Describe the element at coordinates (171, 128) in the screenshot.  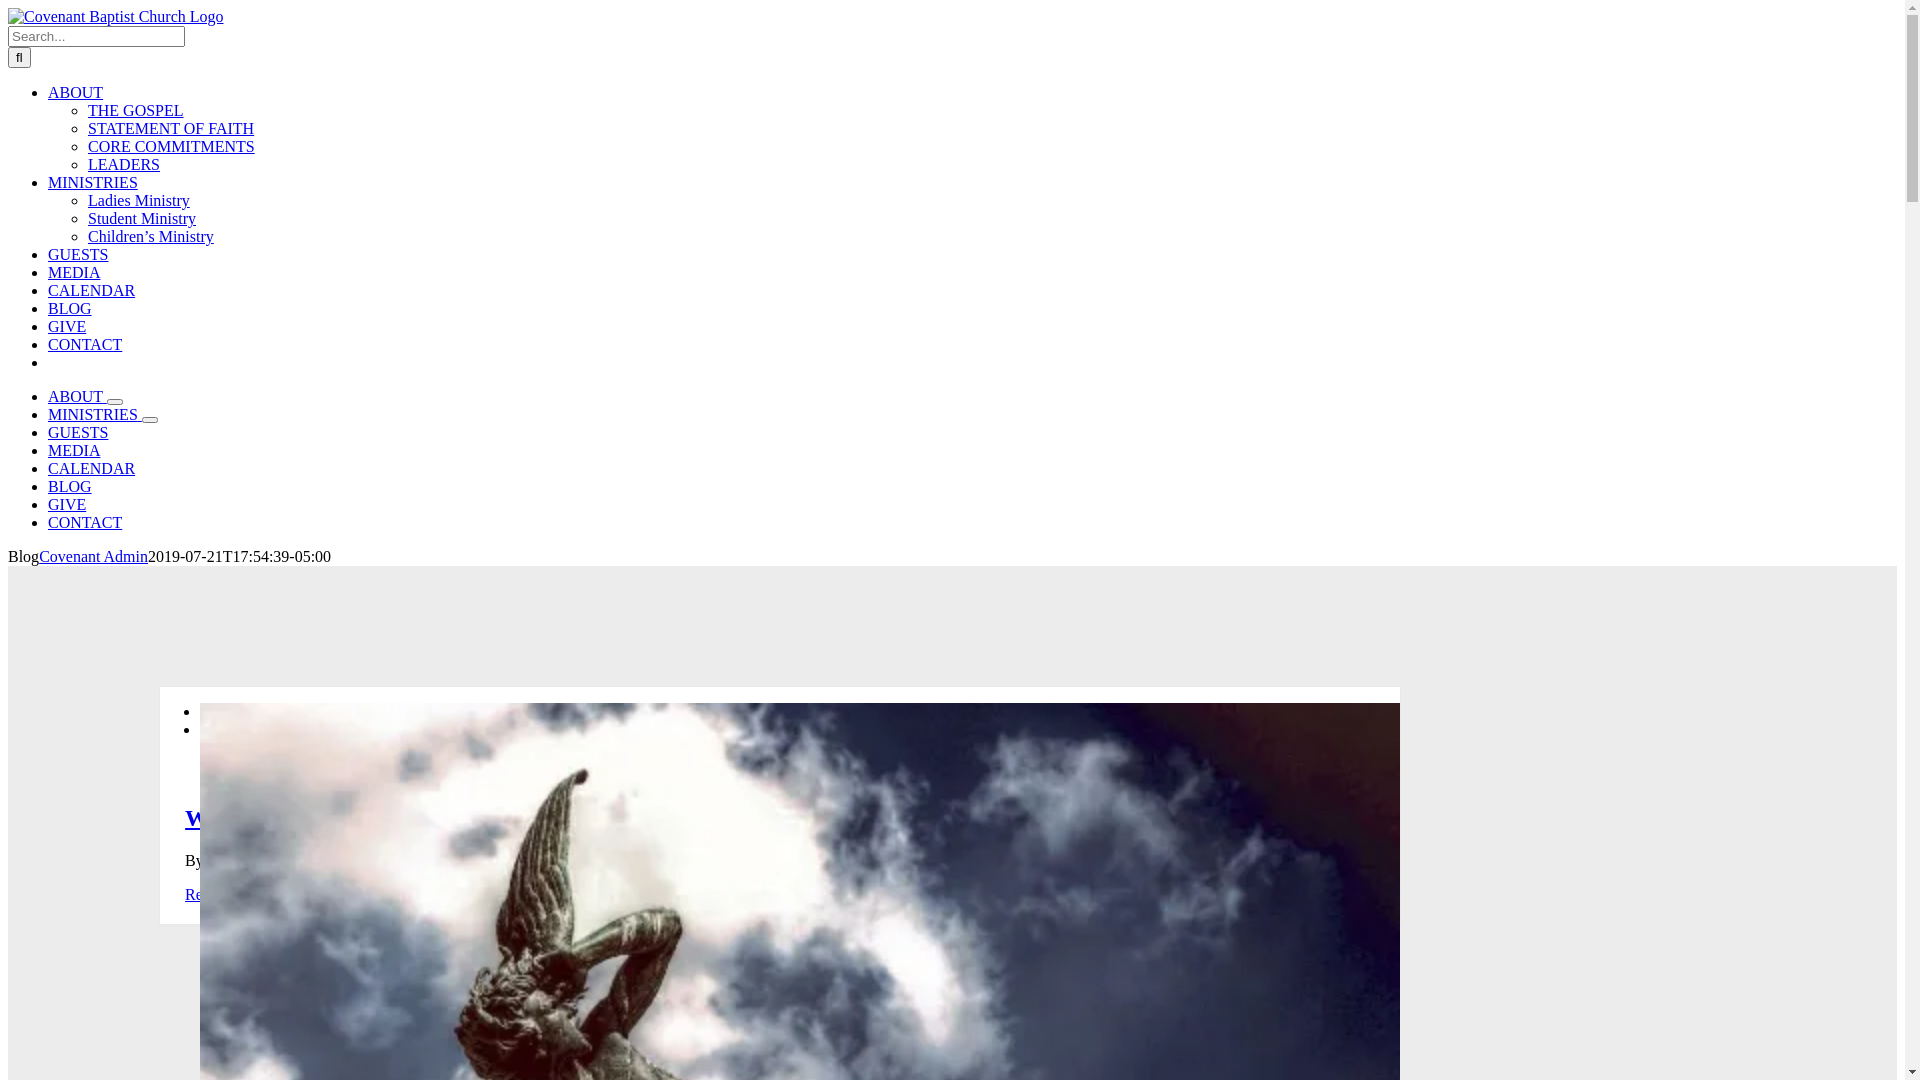
I see `'STATEMENT OF FAITH'` at that location.